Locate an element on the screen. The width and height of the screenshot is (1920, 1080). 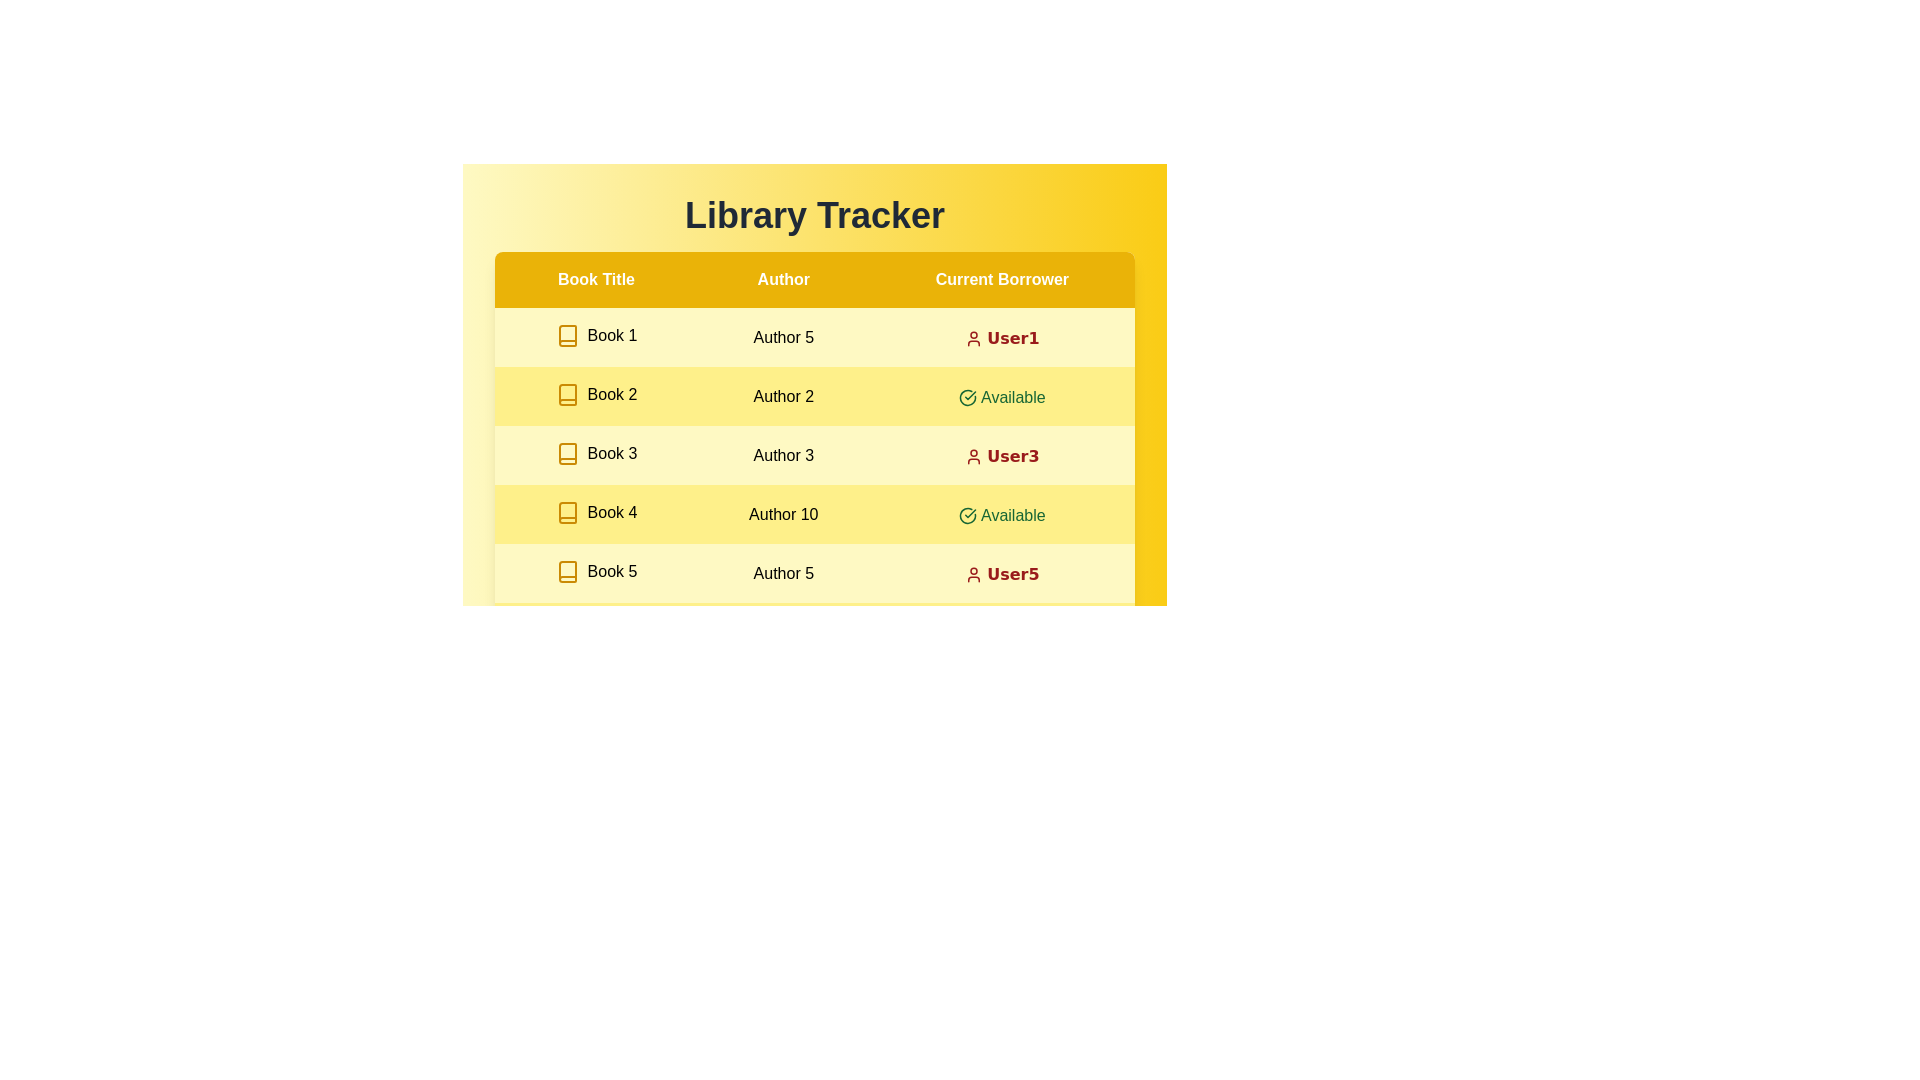
the icon for book of Book 3 to access additional information is located at coordinates (566, 454).